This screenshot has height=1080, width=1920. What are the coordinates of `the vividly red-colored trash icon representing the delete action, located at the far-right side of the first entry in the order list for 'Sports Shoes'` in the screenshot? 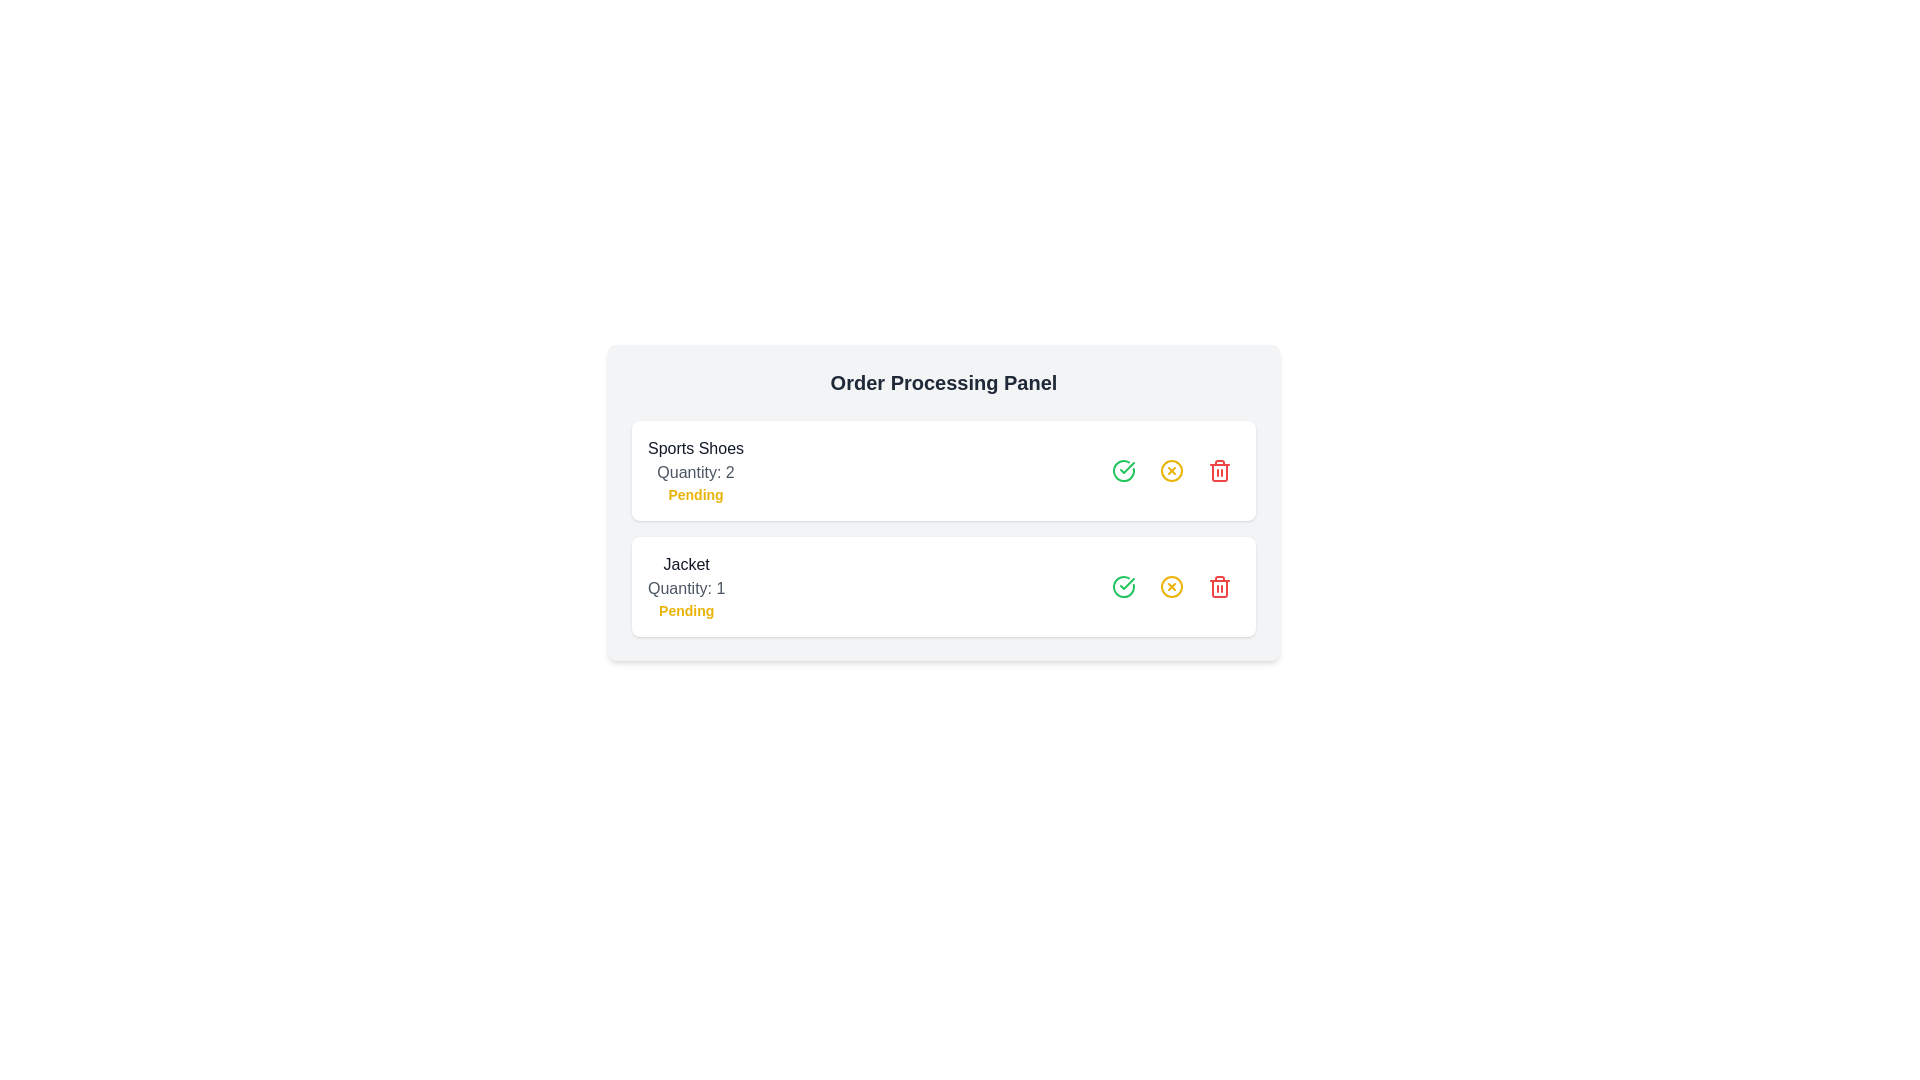 It's located at (1218, 470).